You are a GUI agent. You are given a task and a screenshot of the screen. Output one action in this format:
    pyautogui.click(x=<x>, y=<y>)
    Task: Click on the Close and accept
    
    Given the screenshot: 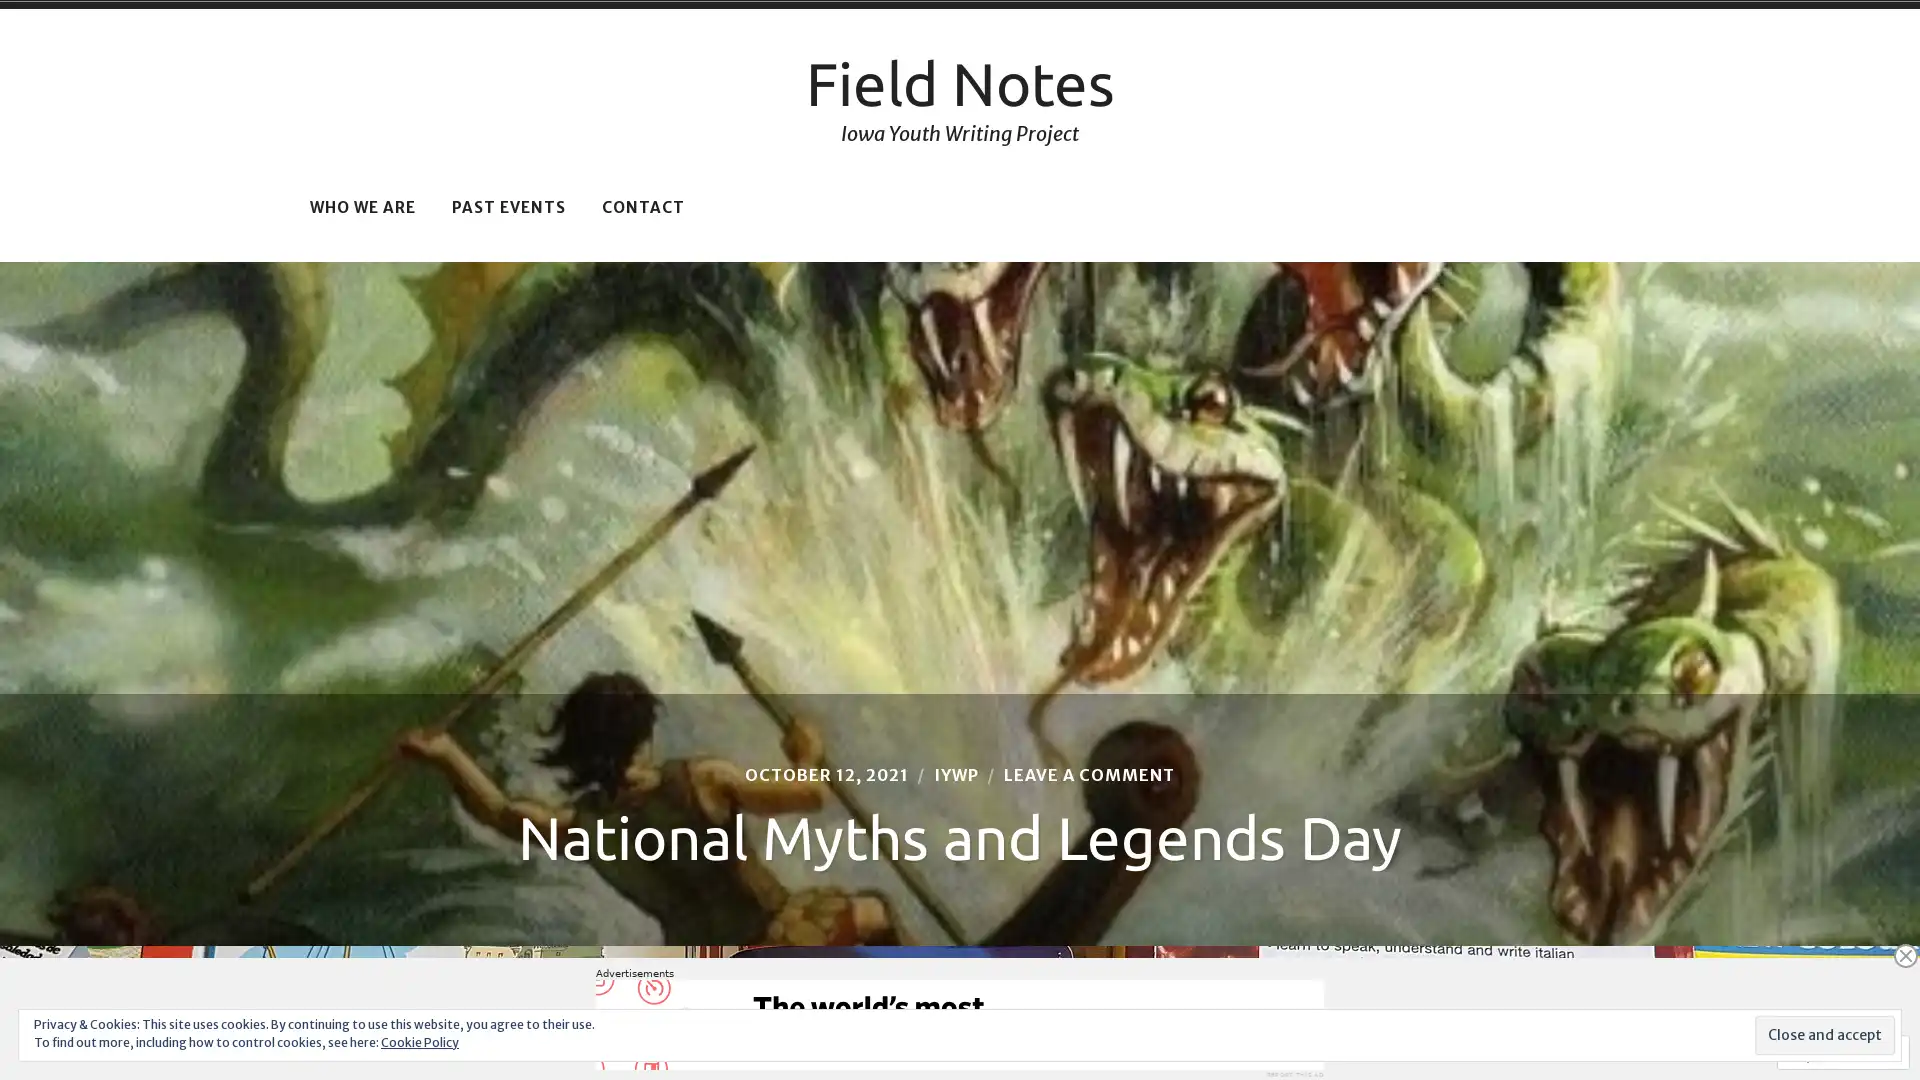 What is the action you would take?
    pyautogui.click(x=1824, y=1035)
    